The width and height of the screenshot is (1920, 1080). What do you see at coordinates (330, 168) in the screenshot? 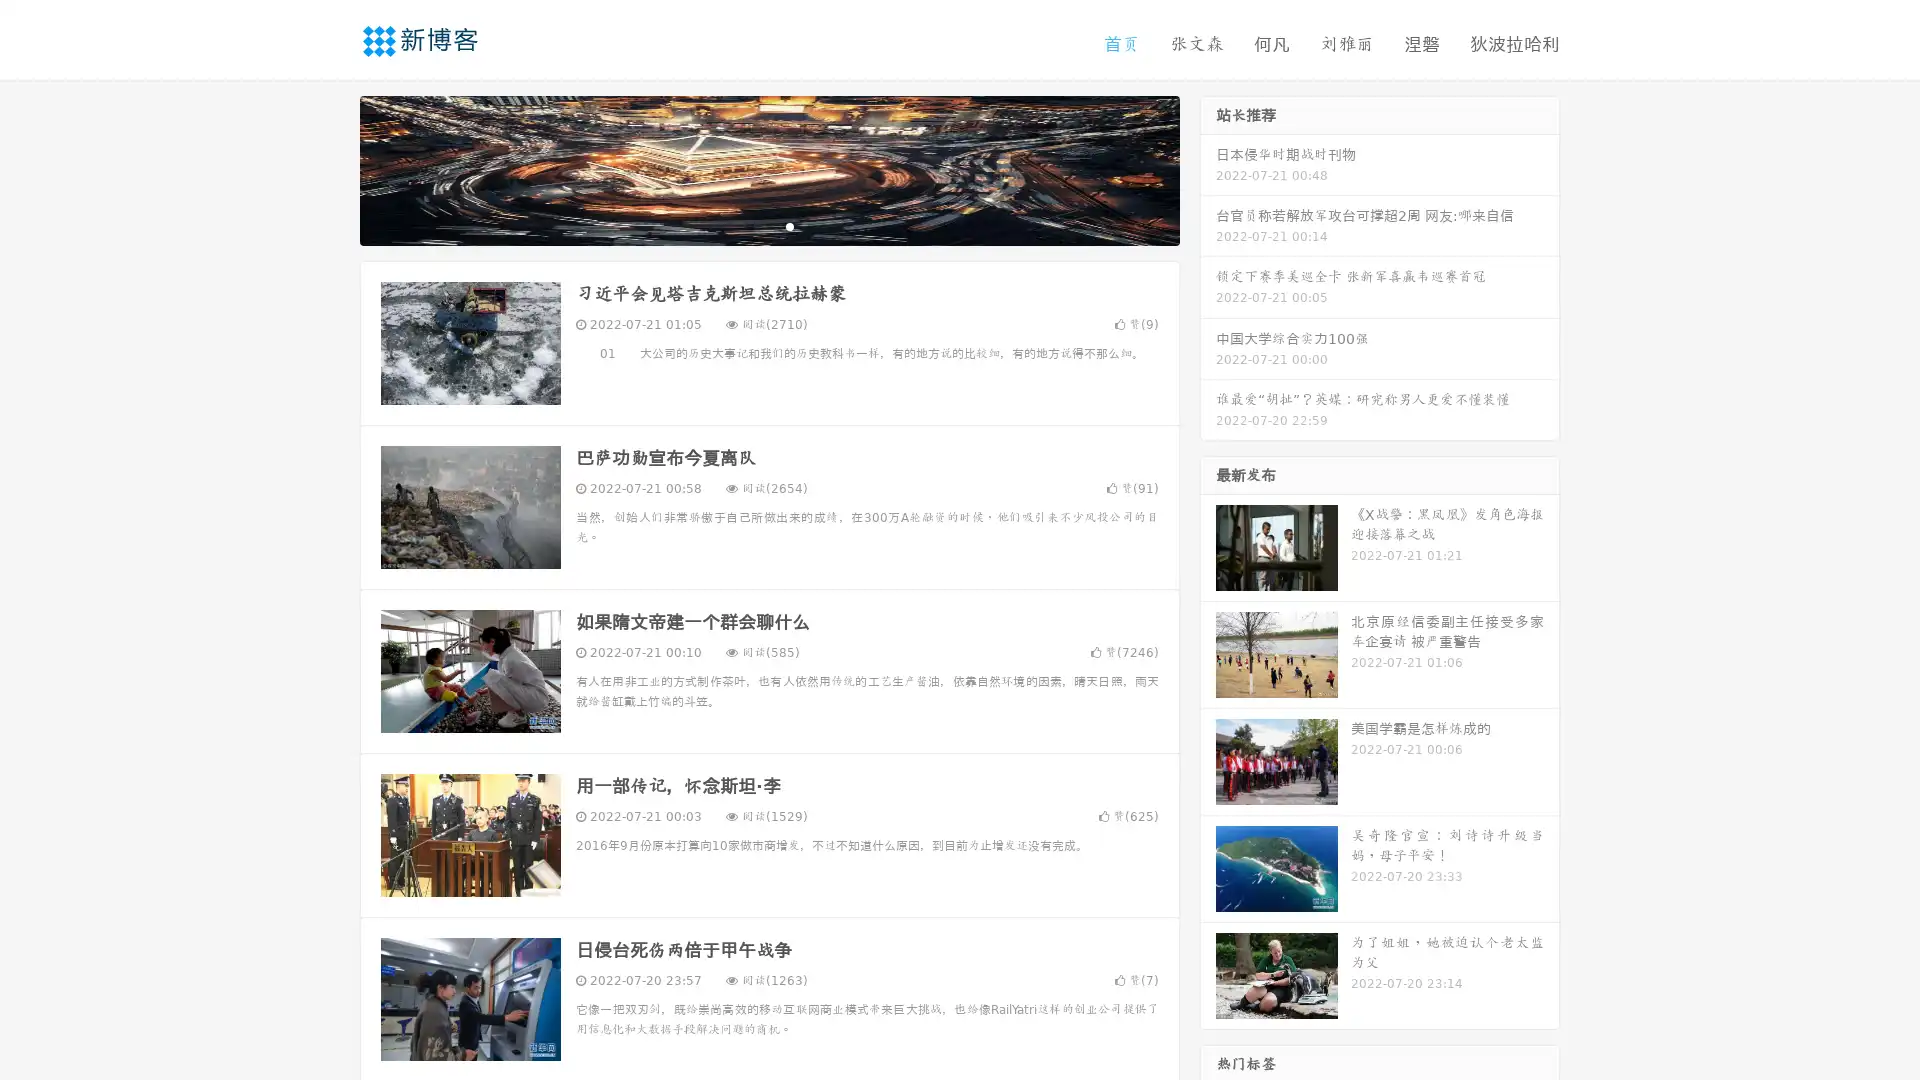
I see `Previous slide` at bounding box center [330, 168].